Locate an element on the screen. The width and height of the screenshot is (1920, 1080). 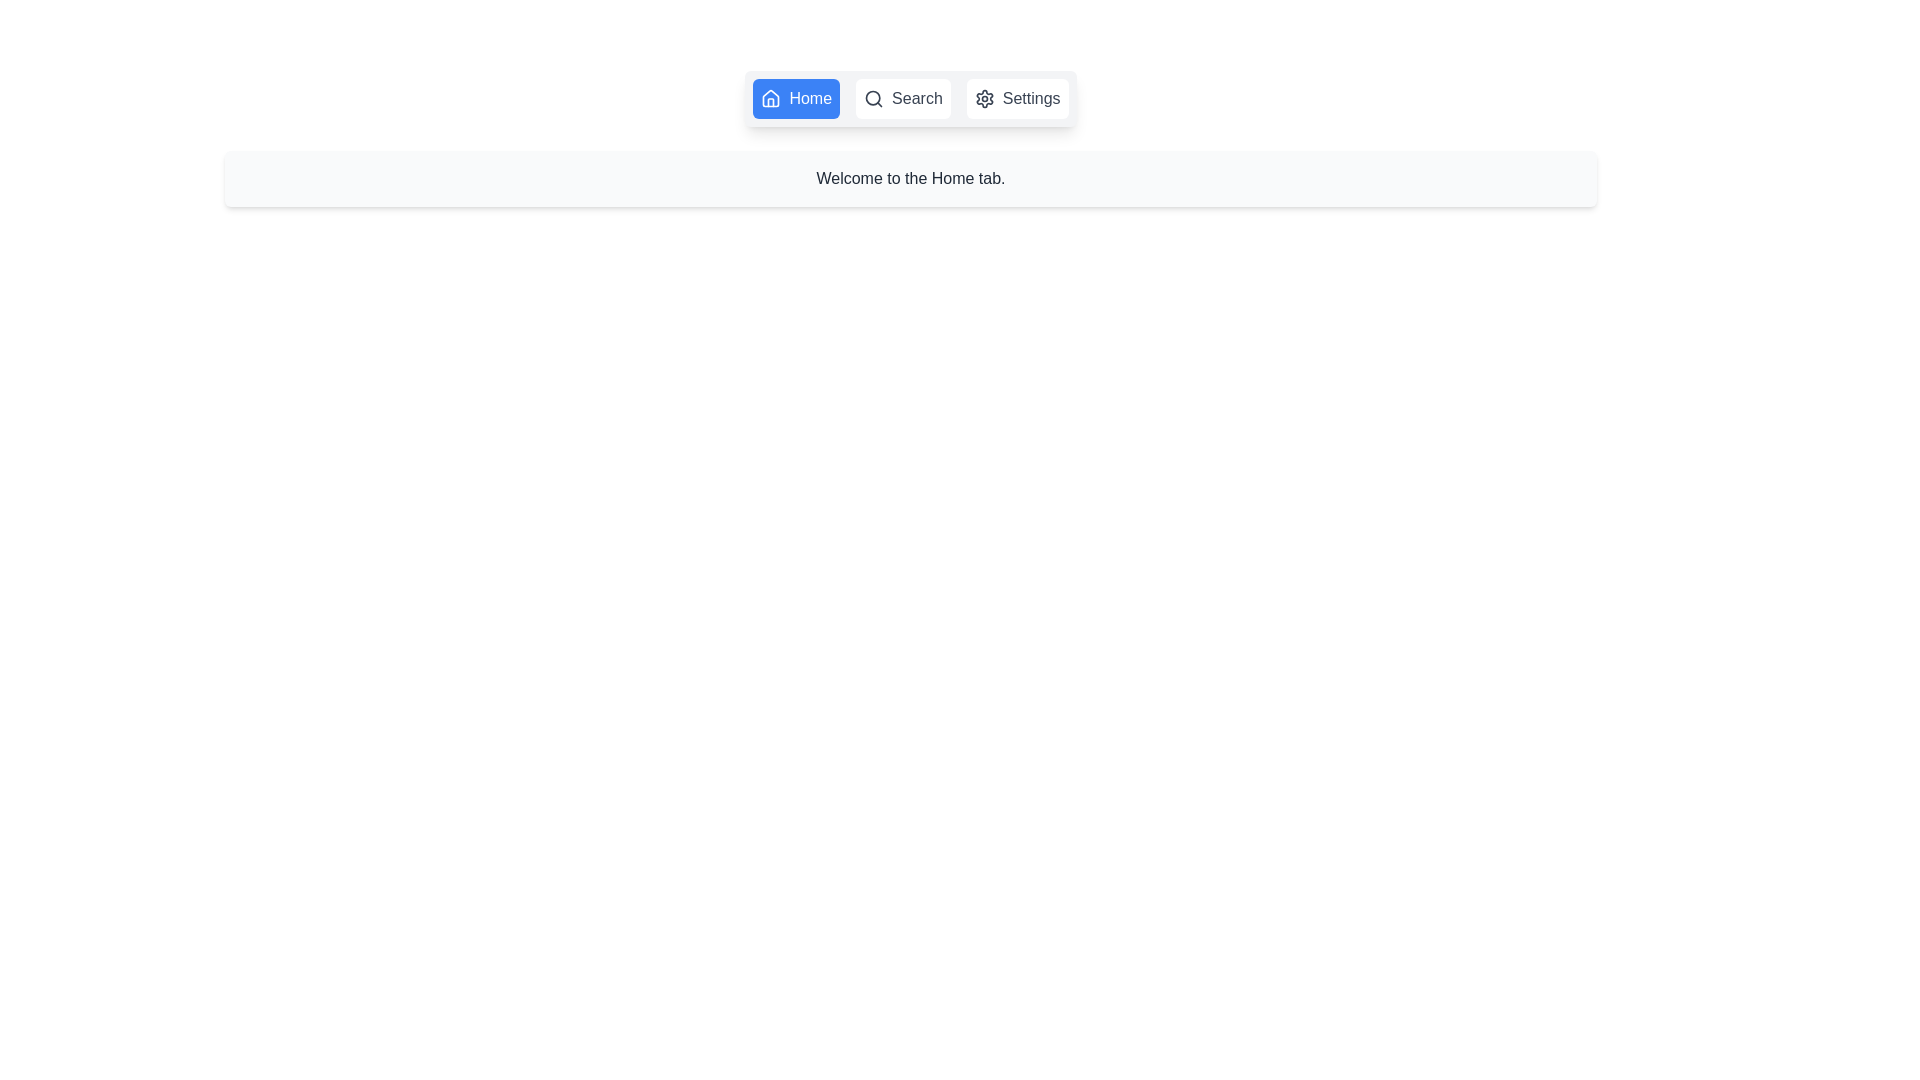
the search button is located at coordinates (902, 99).